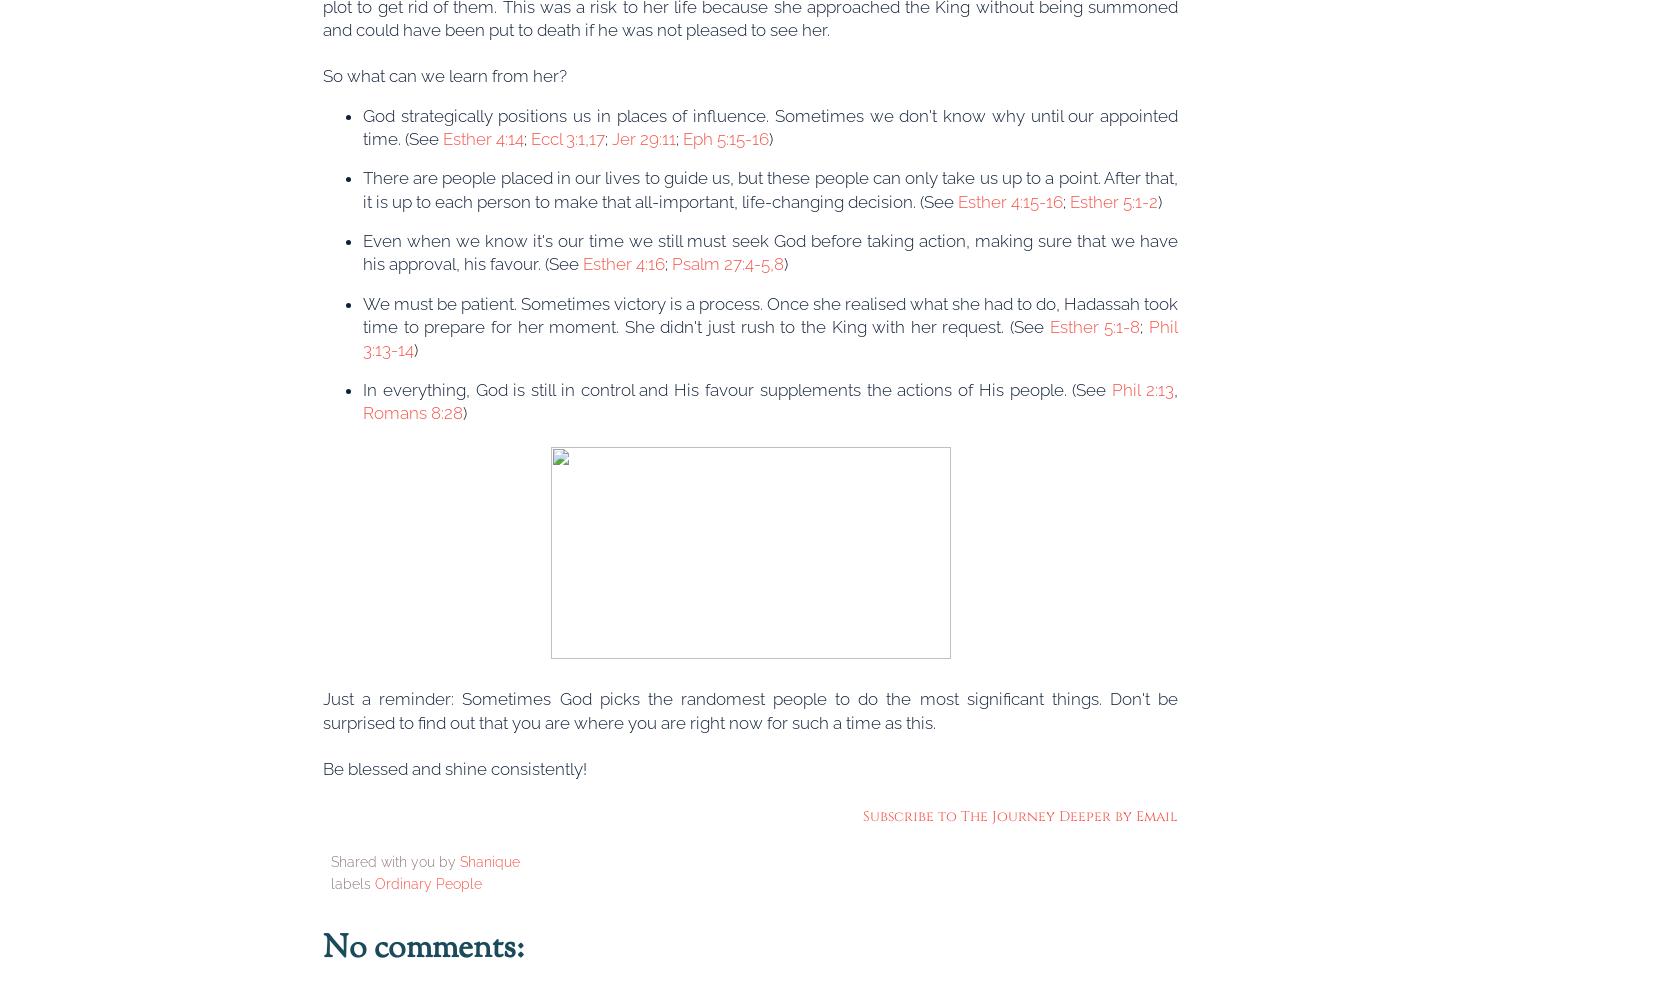 Image resolution: width=1658 pixels, height=990 pixels. I want to click on 'Psalm 27:4-5,8', so click(670, 264).